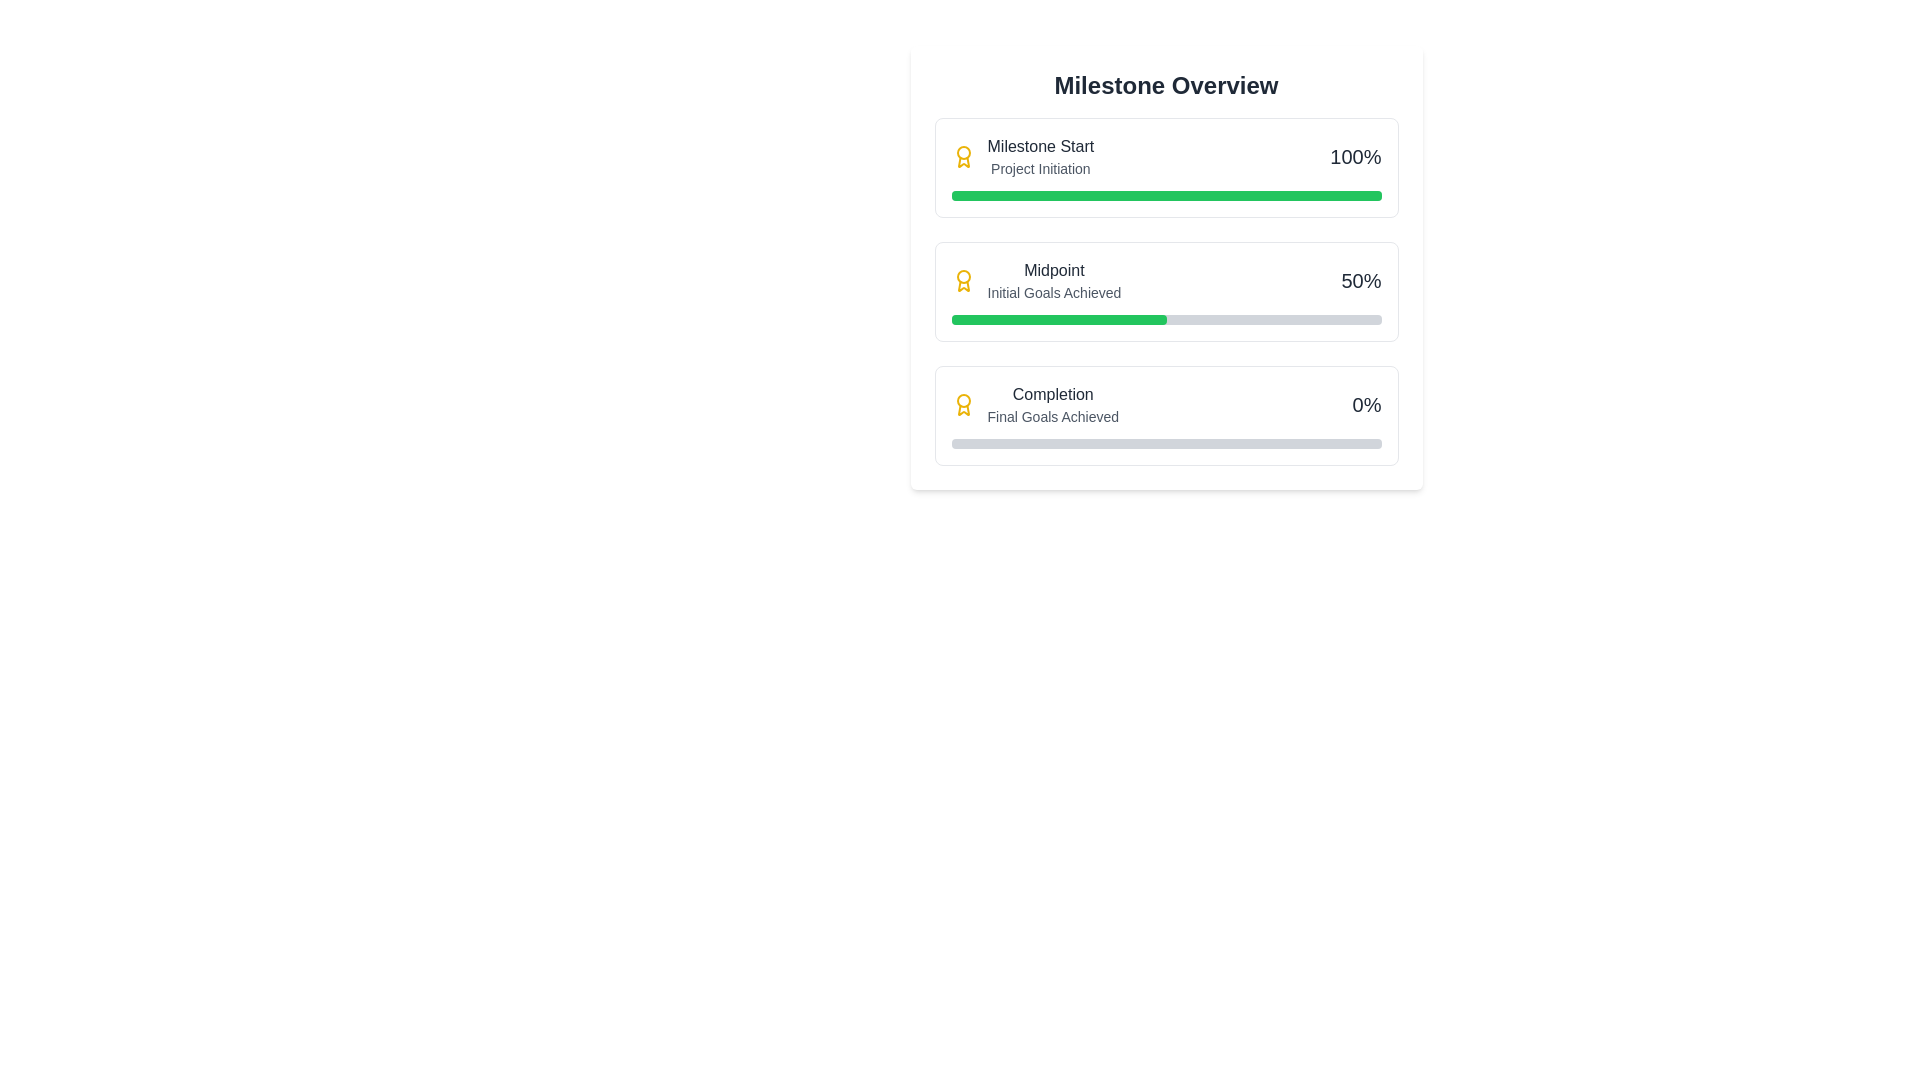  What do you see at coordinates (1053, 270) in the screenshot?
I see `the static text label that identifies the current milestone point in a series of steps` at bounding box center [1053, 270].